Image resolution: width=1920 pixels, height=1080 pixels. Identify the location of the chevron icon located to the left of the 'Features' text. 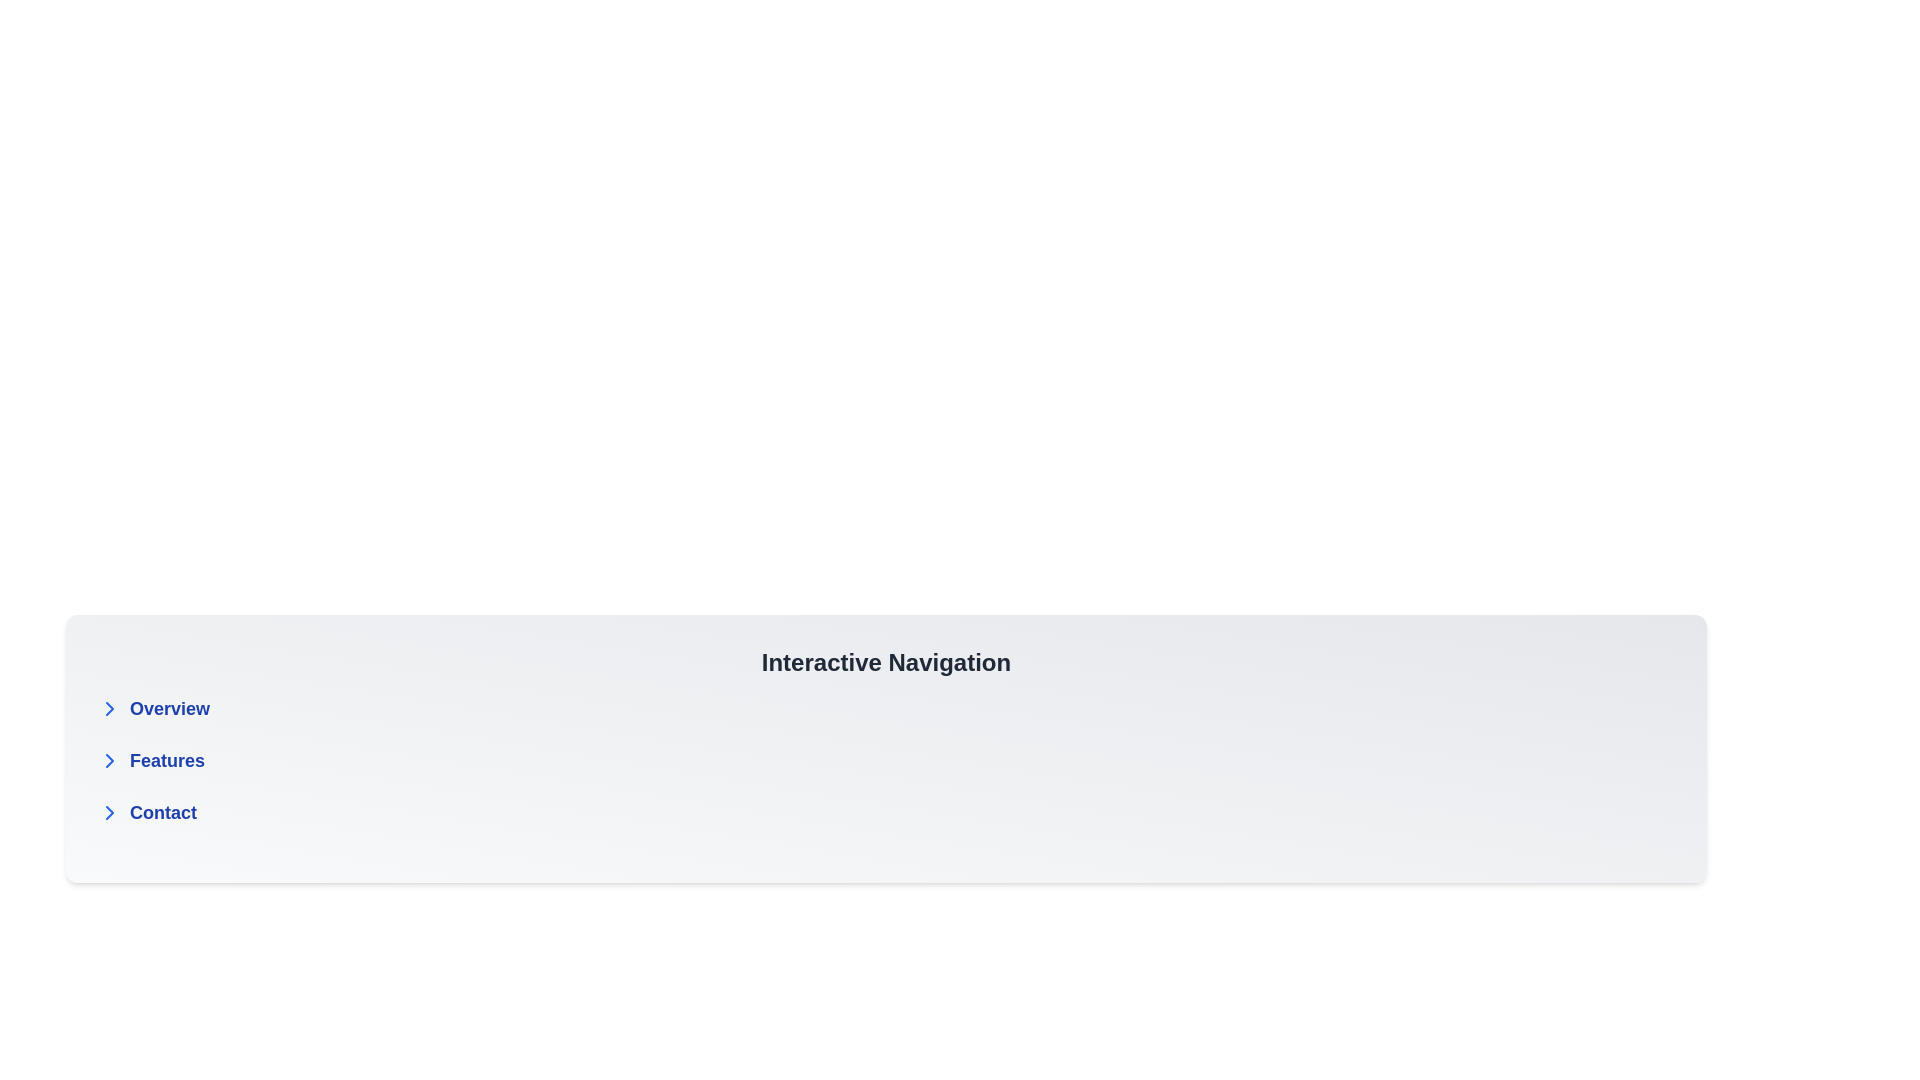
(109, 760).